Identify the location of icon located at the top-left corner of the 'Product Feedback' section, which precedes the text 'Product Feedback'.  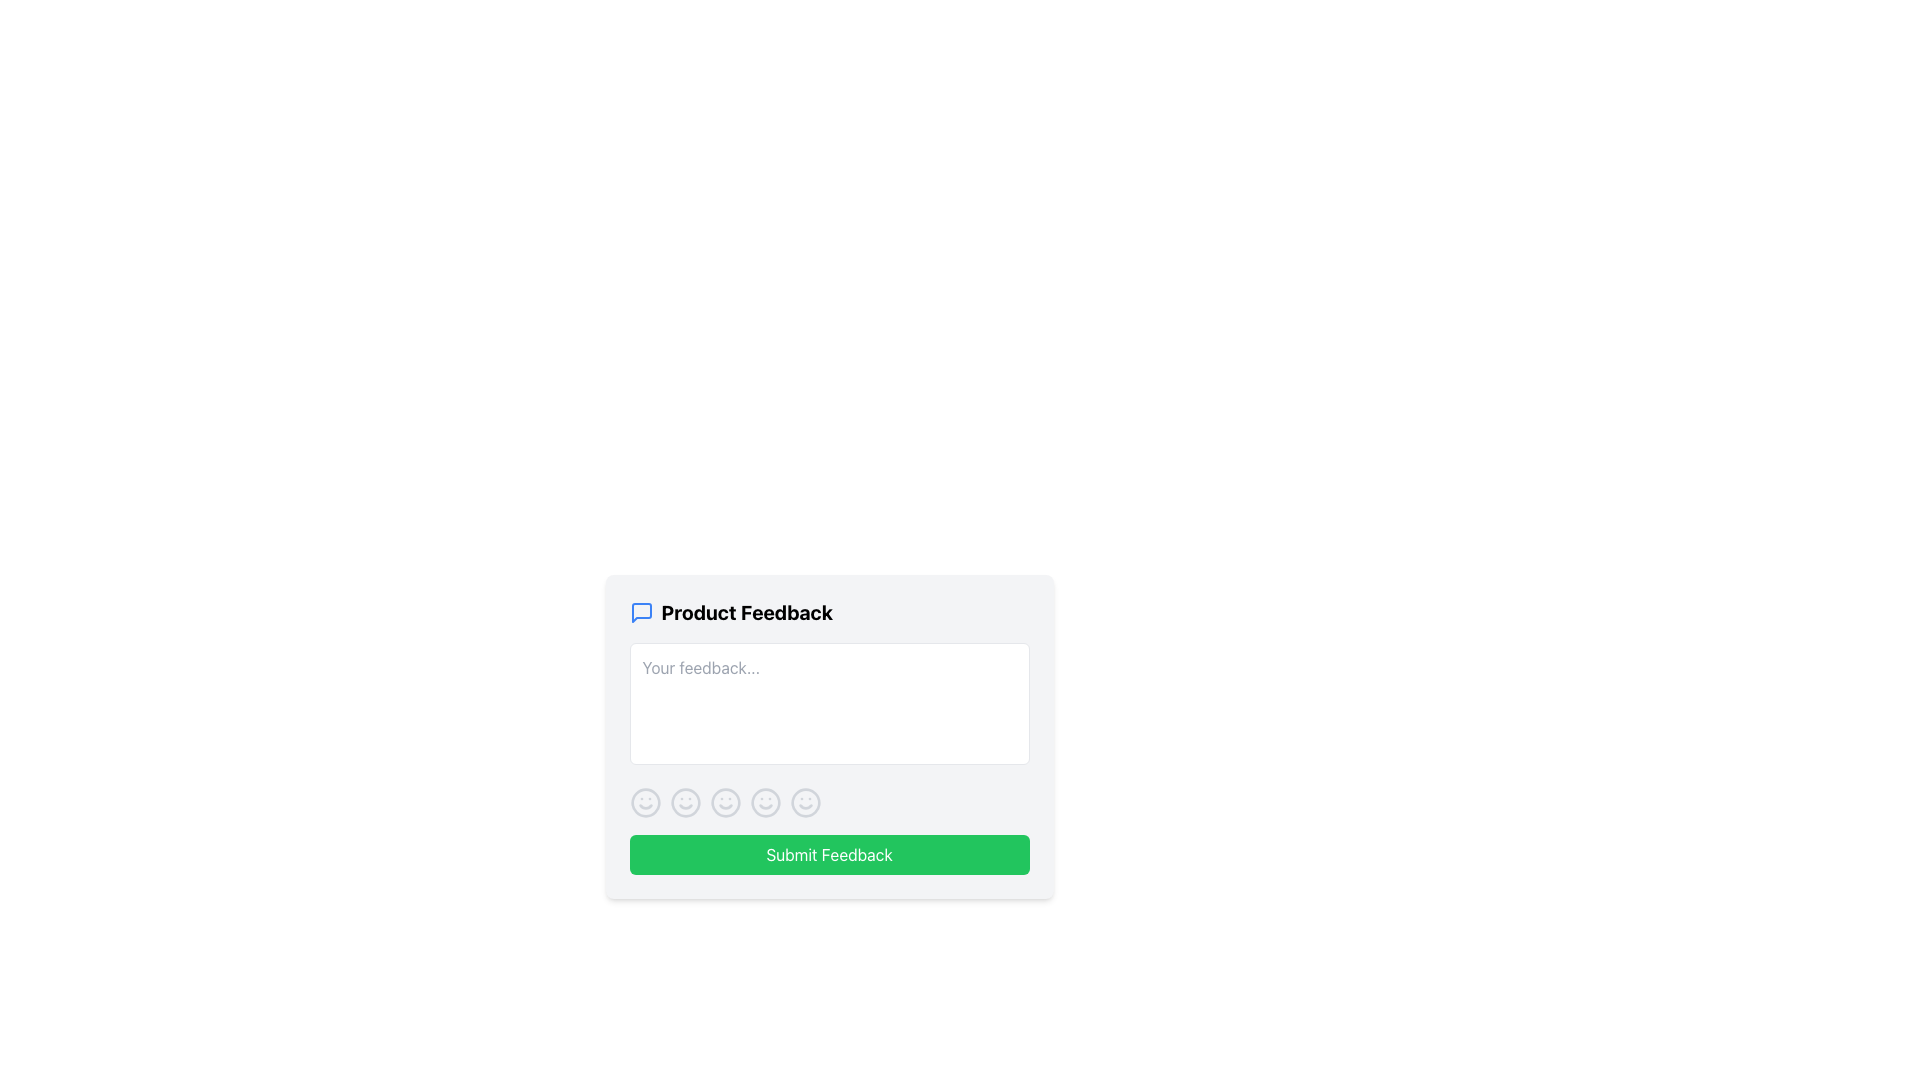
(641, 612).